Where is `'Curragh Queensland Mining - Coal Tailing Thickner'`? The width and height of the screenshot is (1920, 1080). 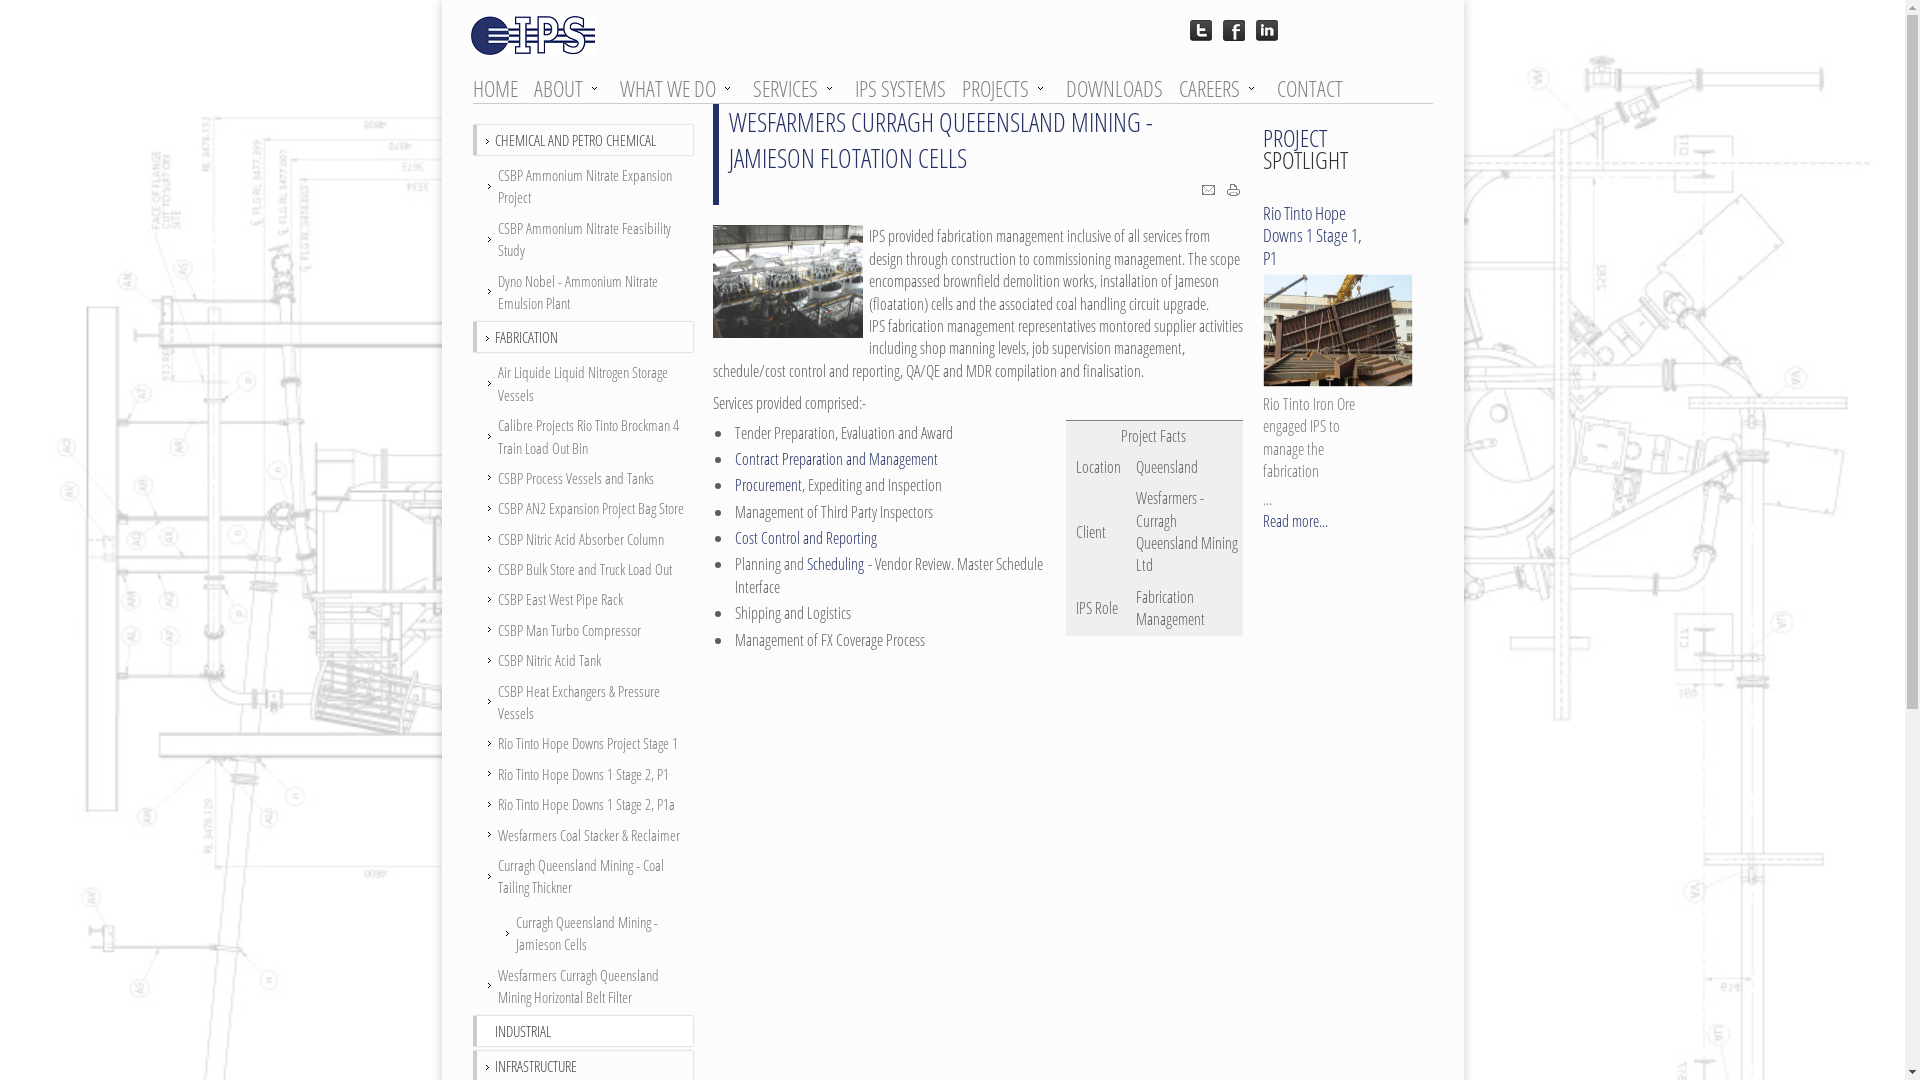
'Curragh Queensland Mining - Coal Tailing Thickner' is located at coordinates (583, 875).